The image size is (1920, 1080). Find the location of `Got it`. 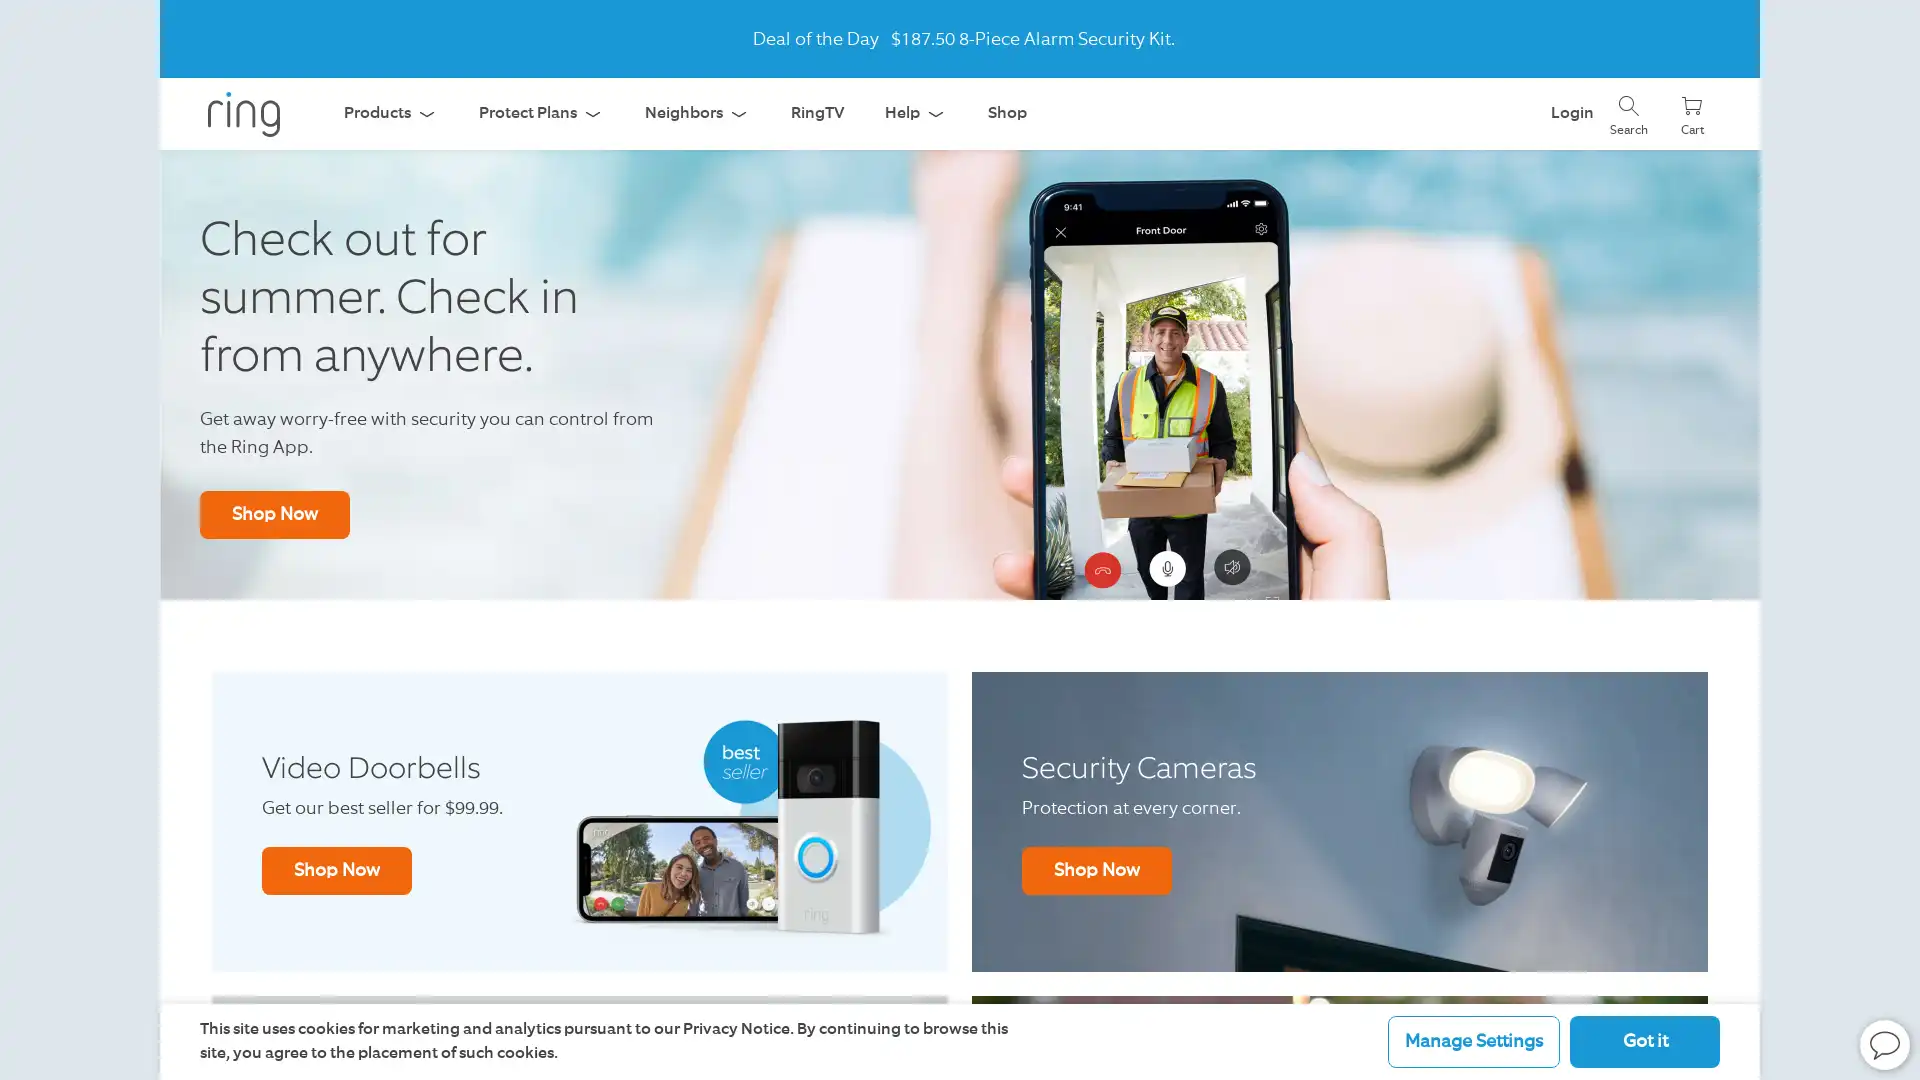

Got it is located at coordinates (1645, 1040).